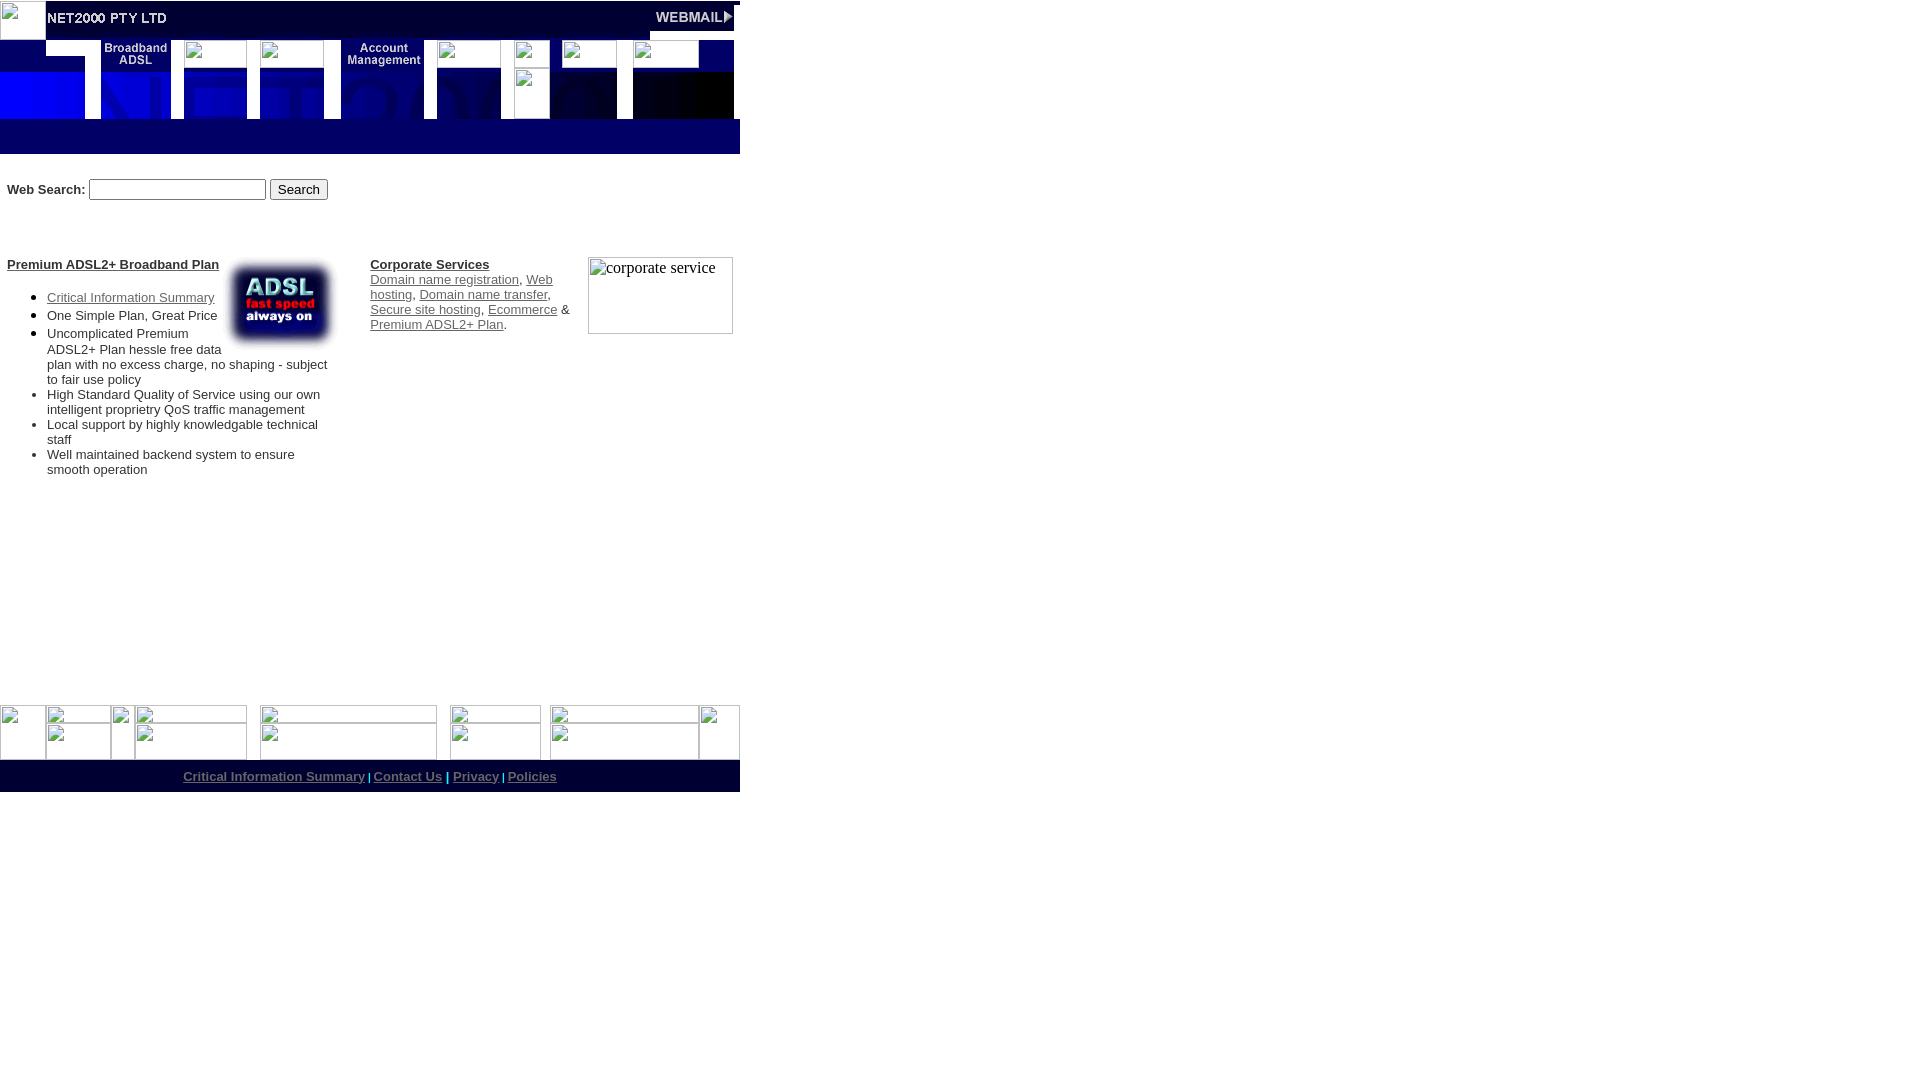 This screenshot has width=1920, height=1080. I want to click on 'Policies', so click(532, 774).